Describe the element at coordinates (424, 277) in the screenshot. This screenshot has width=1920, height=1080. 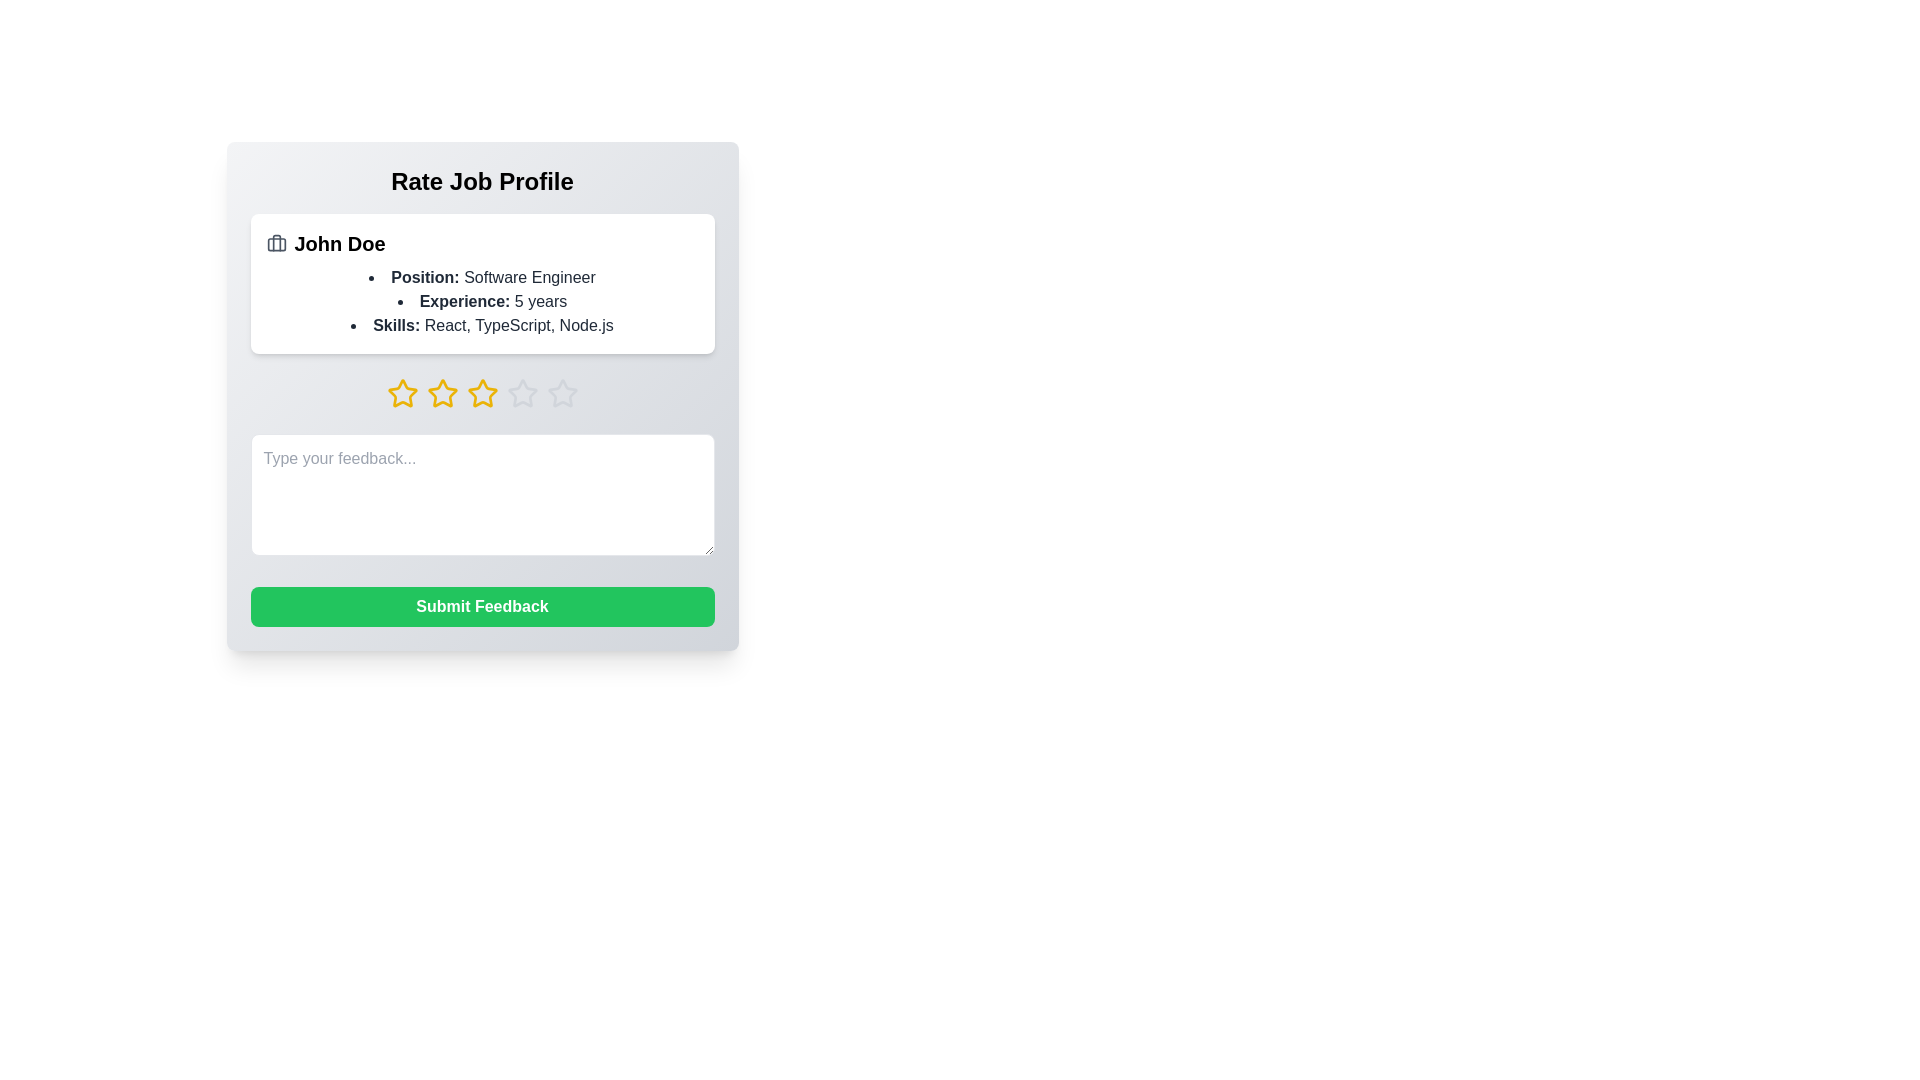
I see `the label text 'Position:' which is bold and styled, located in the profile card section, to the left of 'Software Engineer'` at that location.